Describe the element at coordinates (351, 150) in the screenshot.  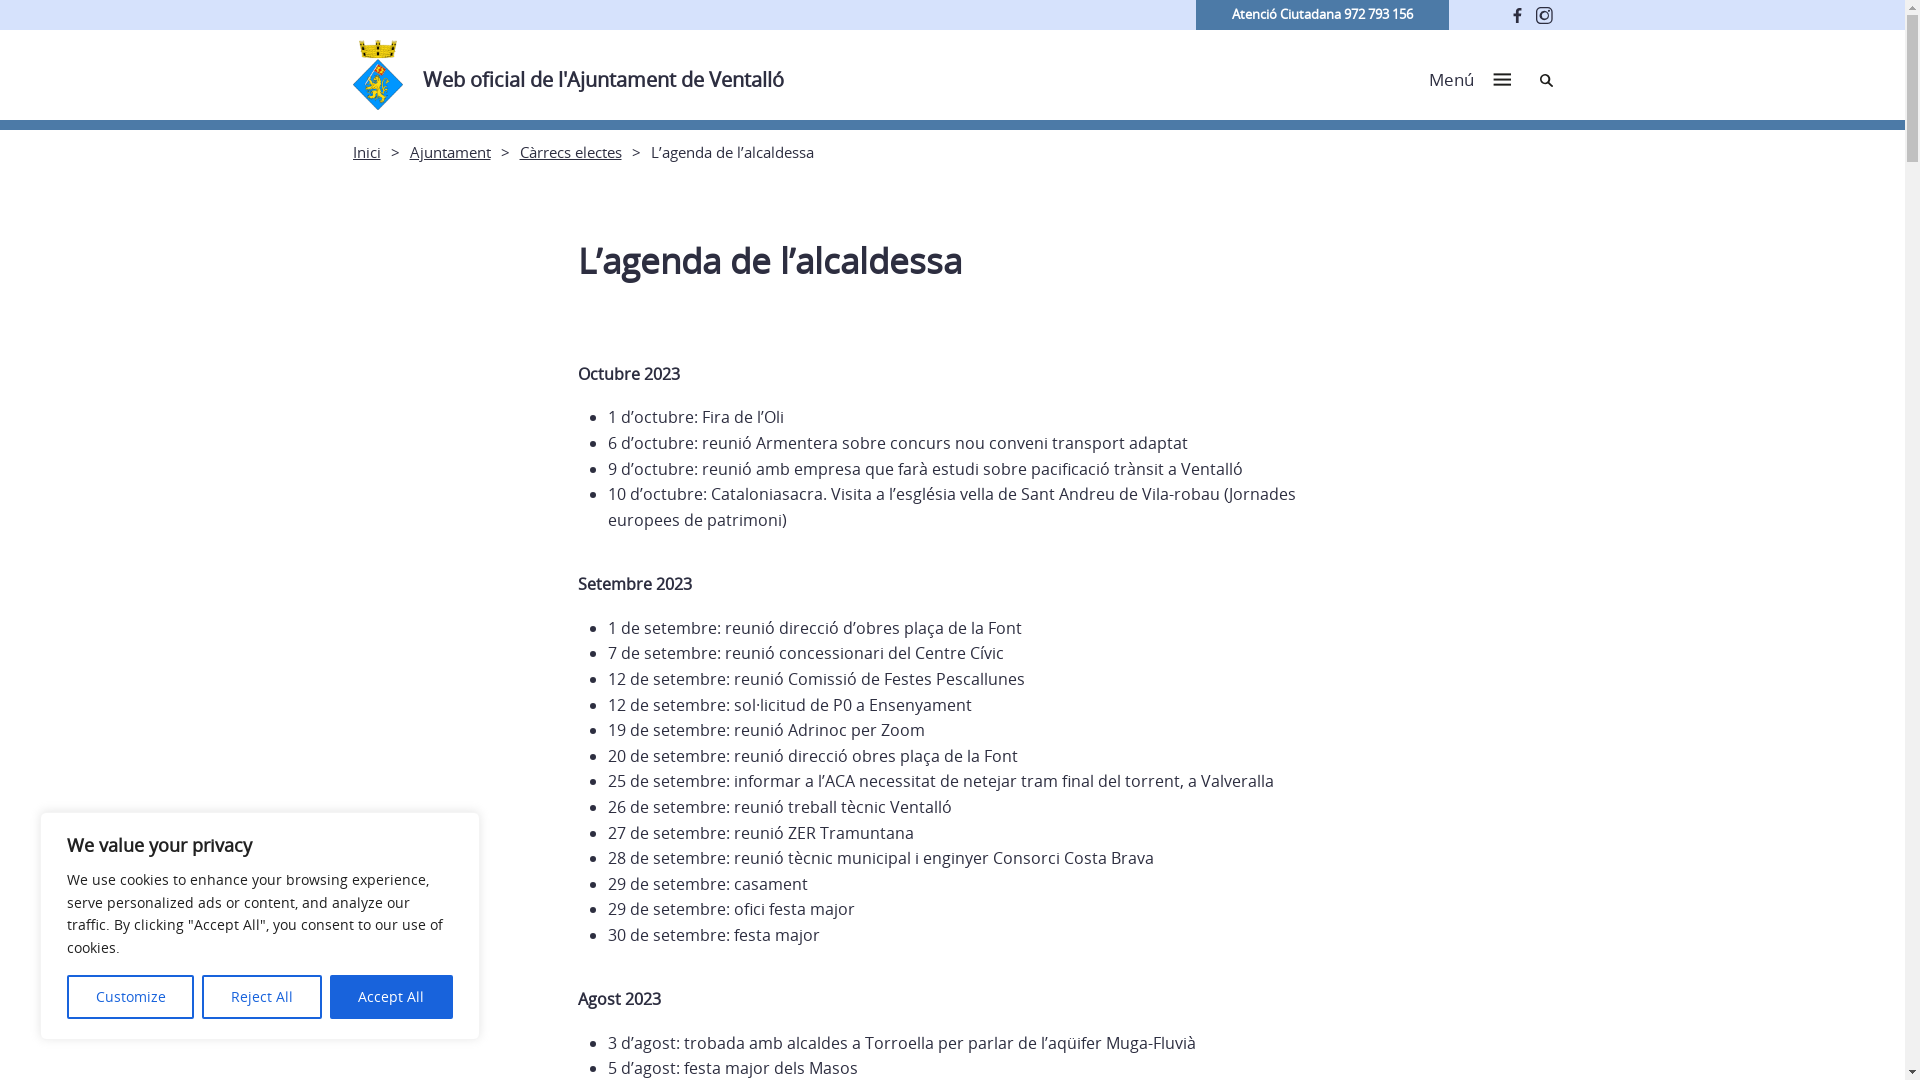
I see `'Inici'` at that location.